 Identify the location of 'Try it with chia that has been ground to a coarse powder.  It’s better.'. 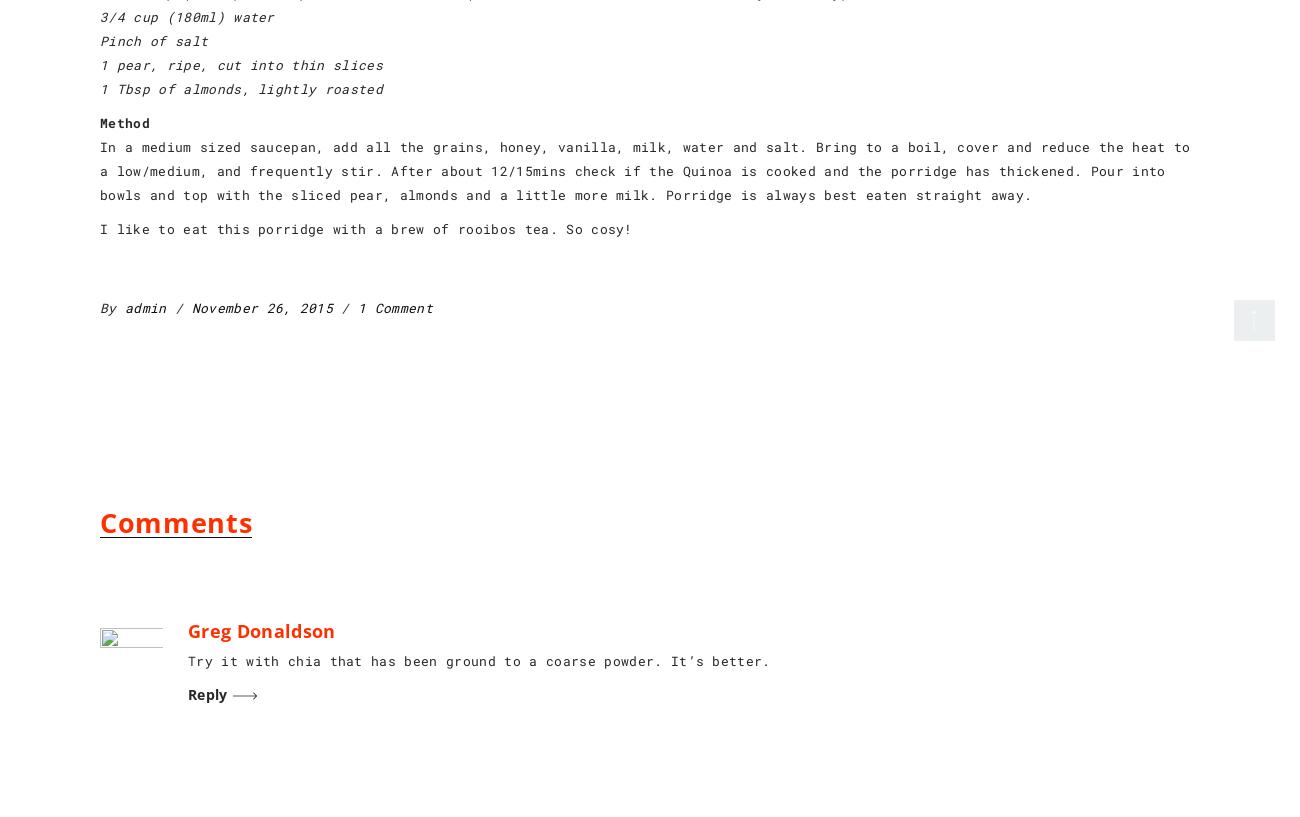
(478, 658).